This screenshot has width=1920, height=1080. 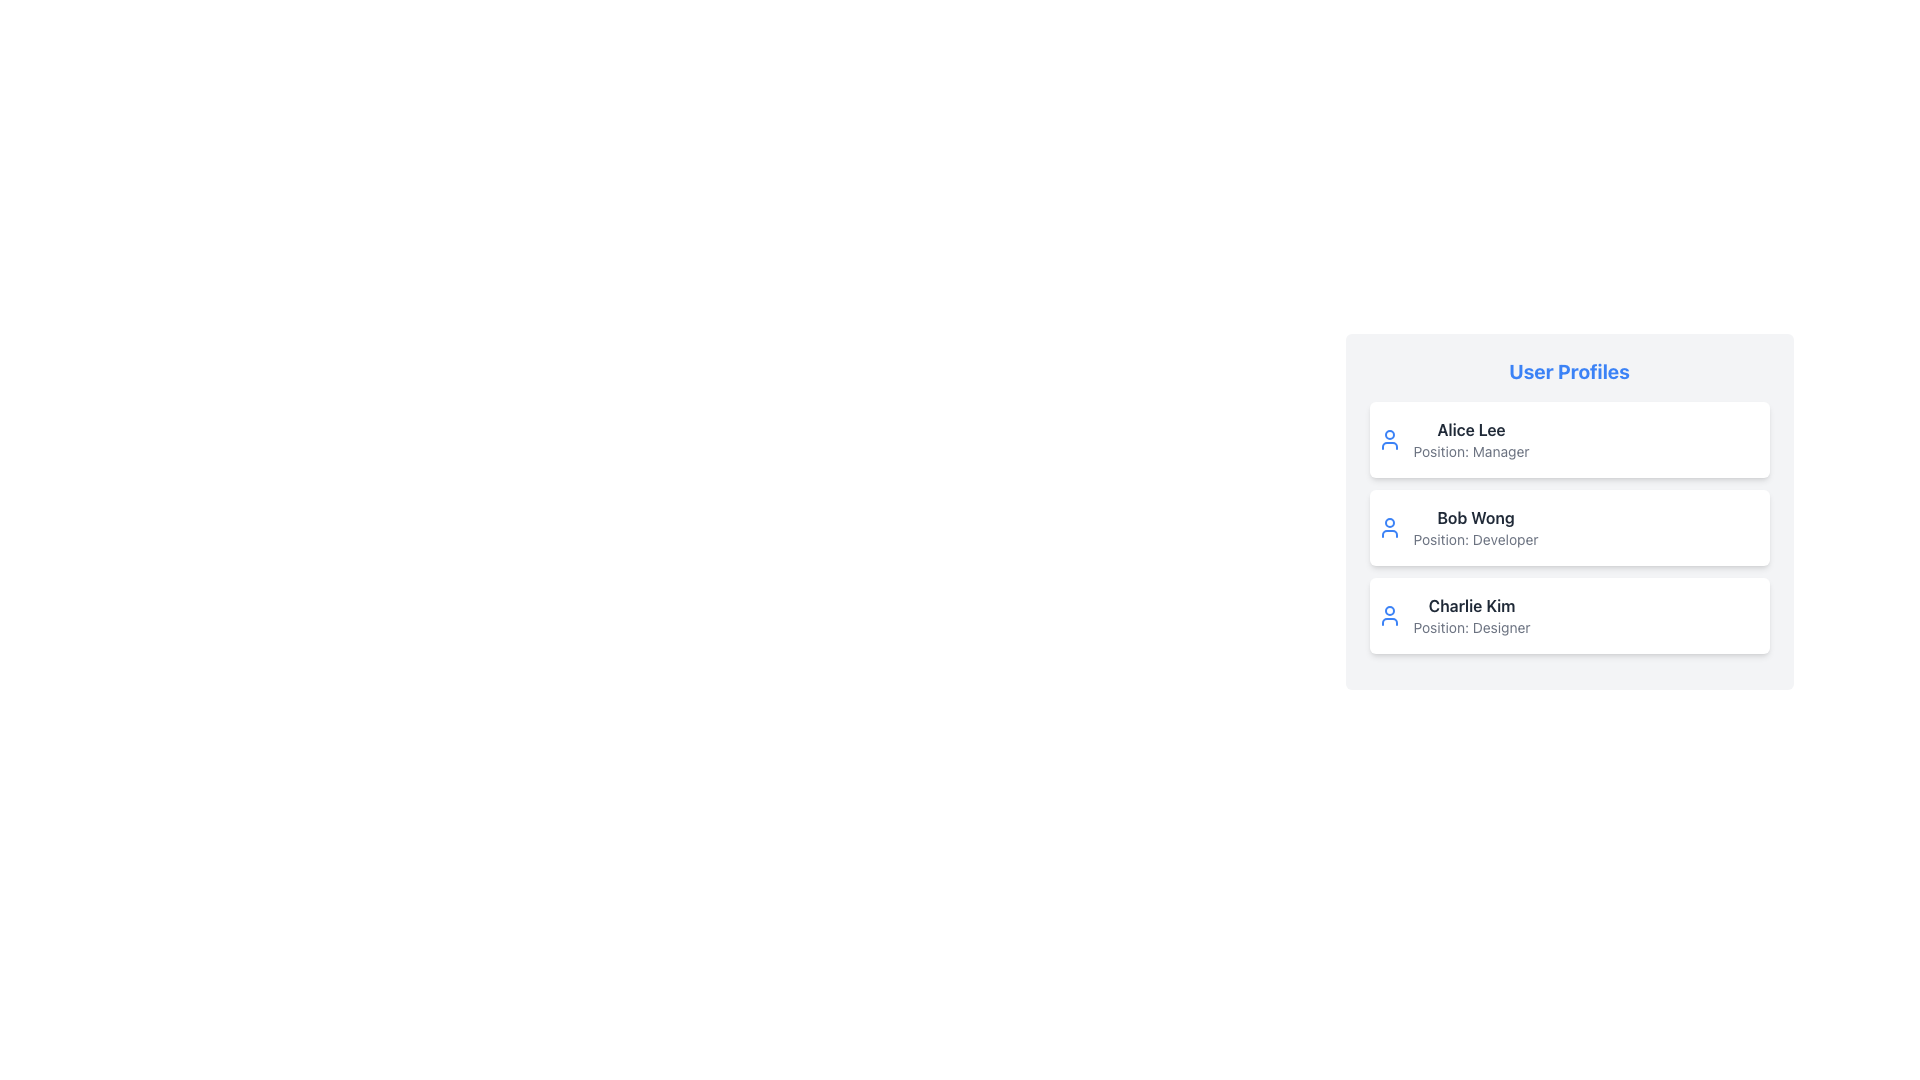 What do you see at coordinates (1476, 516) in the screenshot?
I see `text label displaying 'Bob Wong' that identifies the individual associated with the user profile, located in the middle card of the vertical list of user profiles` at bounding box center [1476, 516].